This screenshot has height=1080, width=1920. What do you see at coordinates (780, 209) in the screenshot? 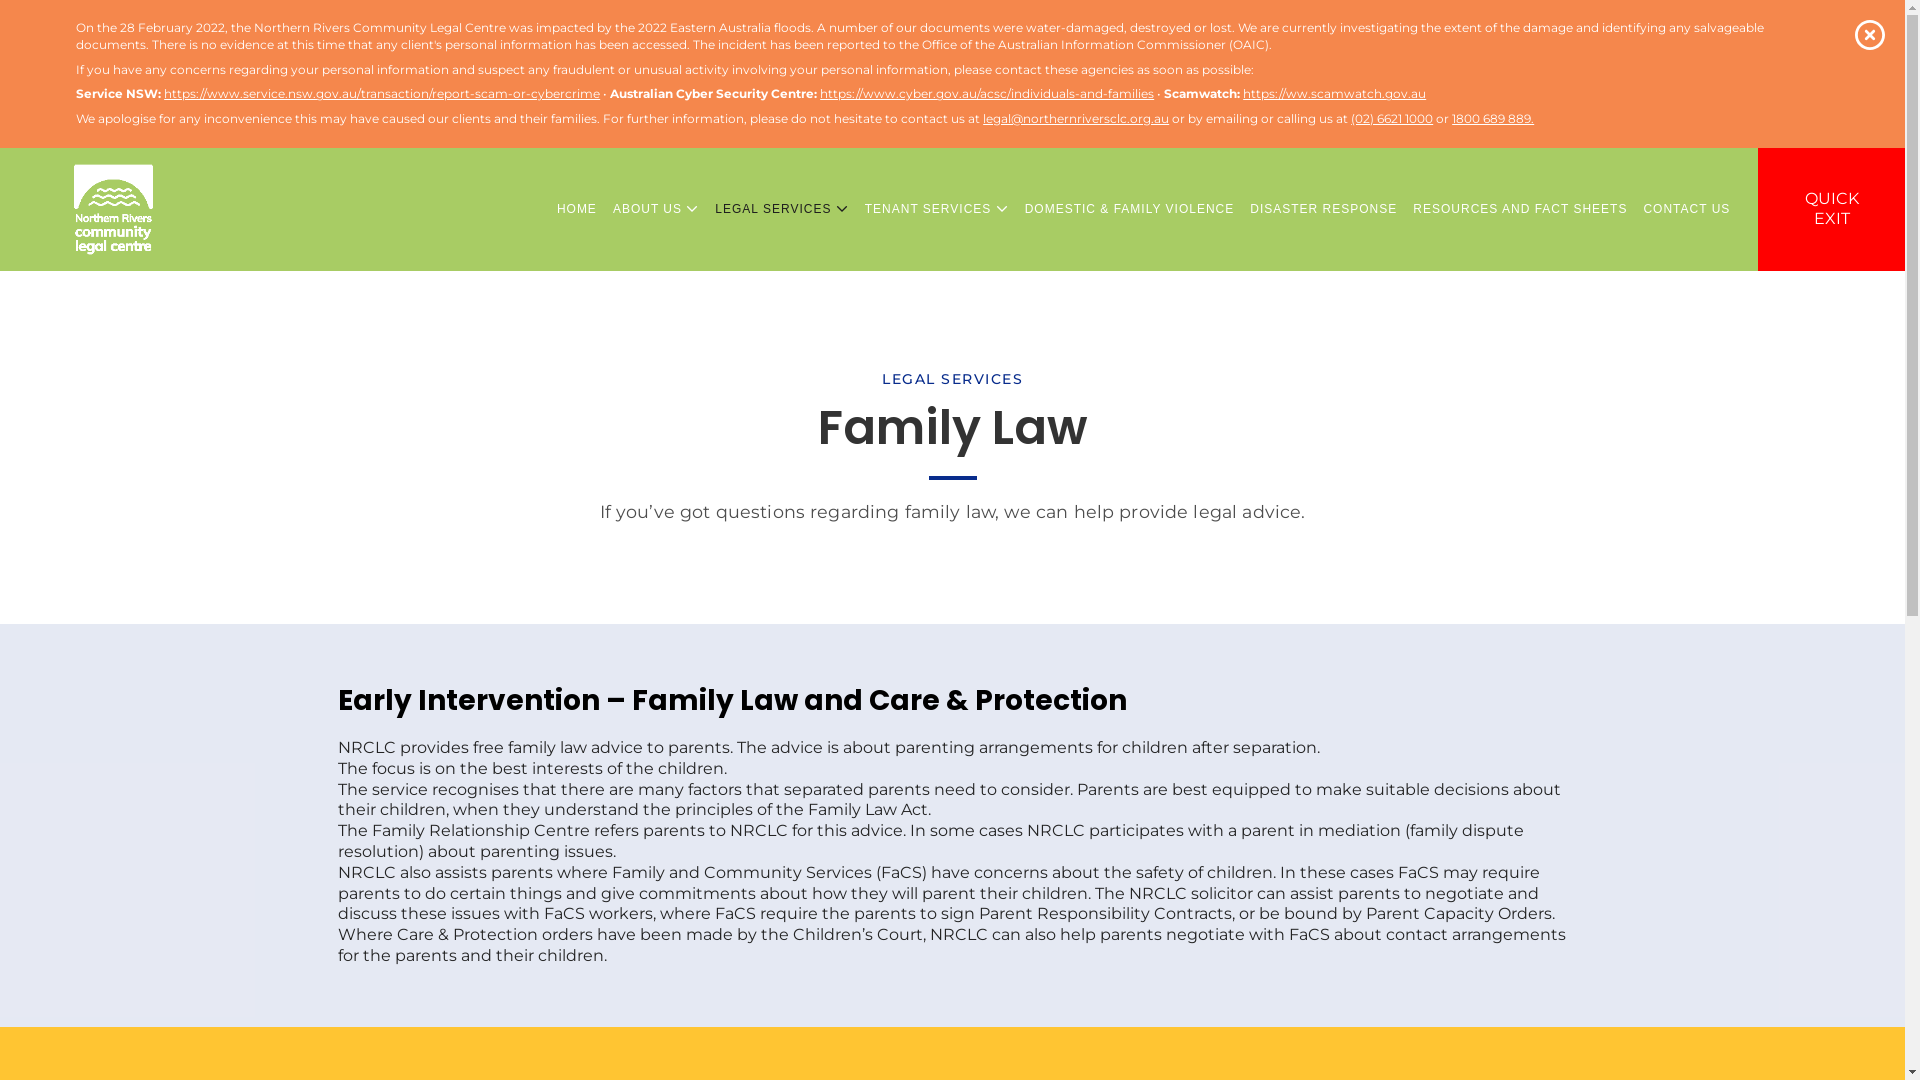
I see `'LEGAL SERVICES'` at bounding box center [780, 209].